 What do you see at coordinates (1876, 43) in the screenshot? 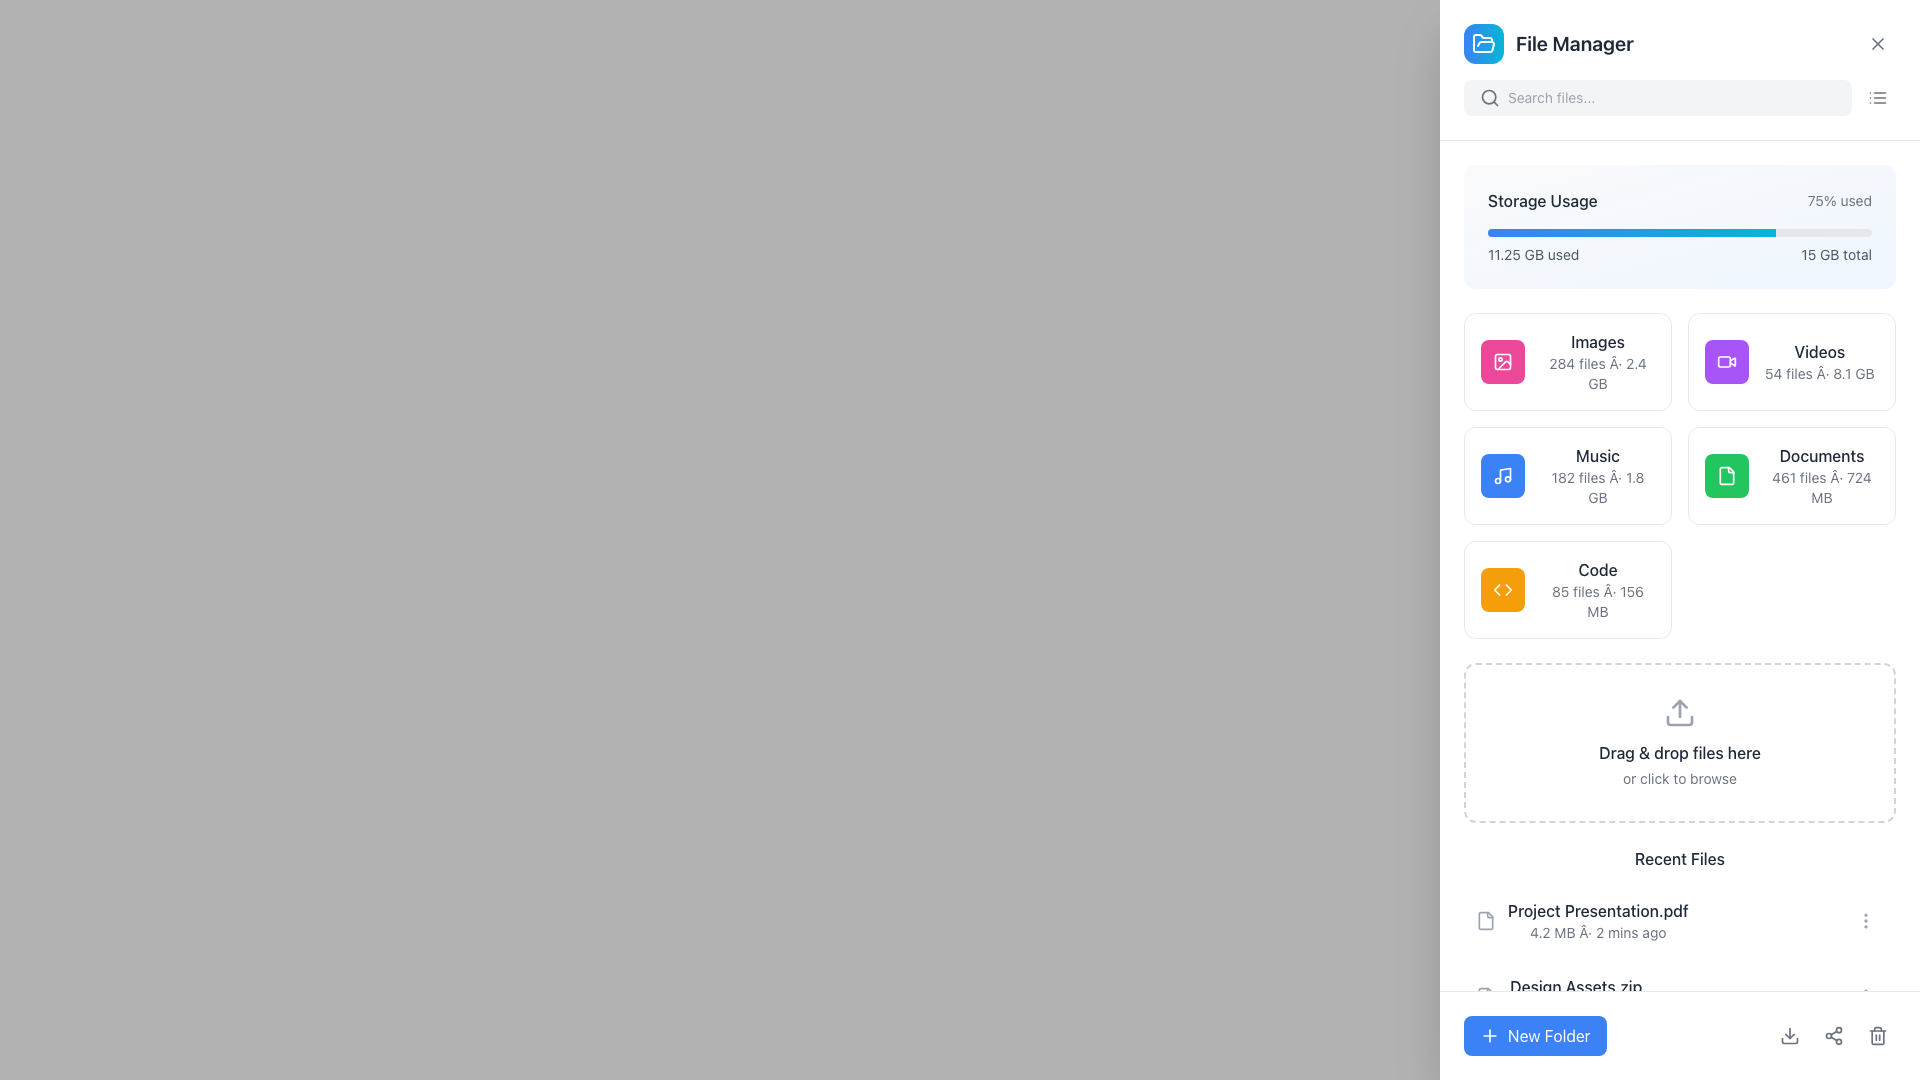
I see `the 'X' icon button located in the top right corner of the File Manager interface, which is used for closing or dismissing the window` at bounding box center [1876, 43].